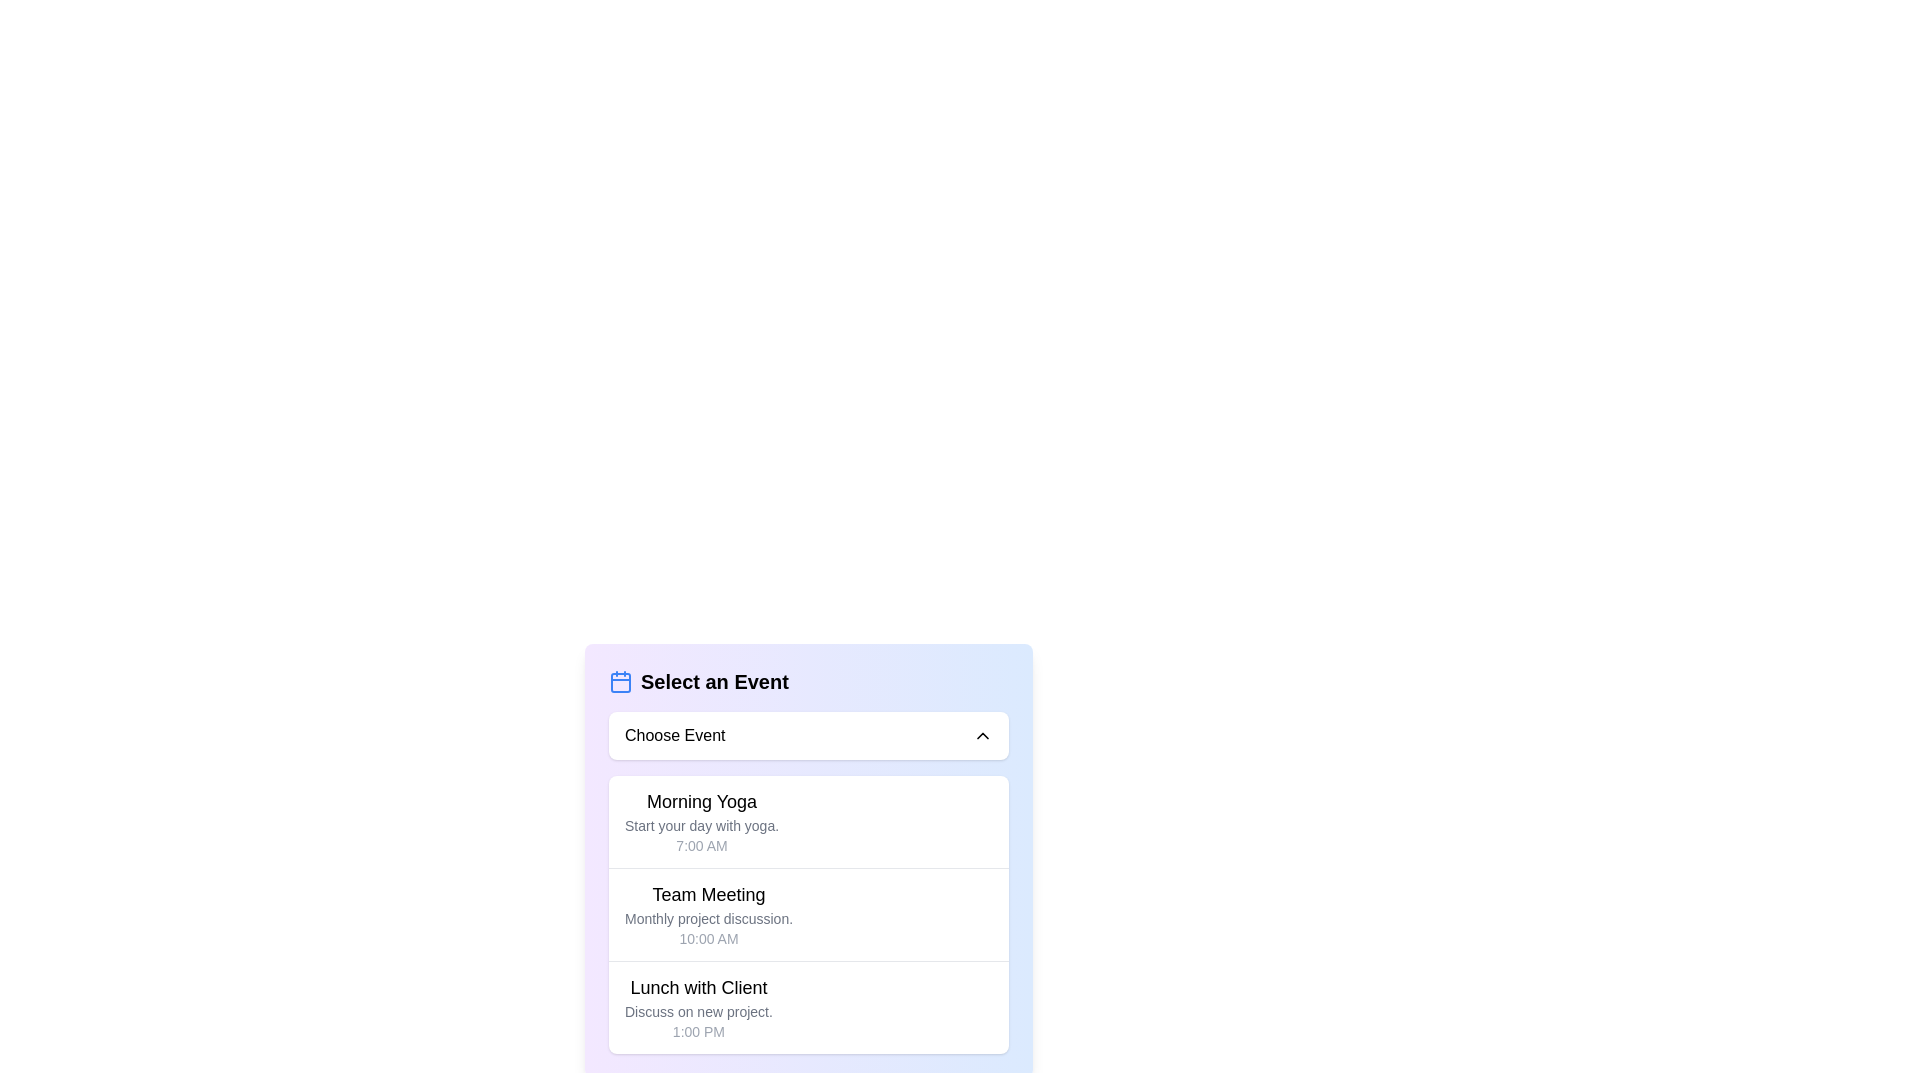 The height and width of the screenshot is (1080, 1920). I want to click on the text label indicating 'Lunch with Client', so click(698, 986).